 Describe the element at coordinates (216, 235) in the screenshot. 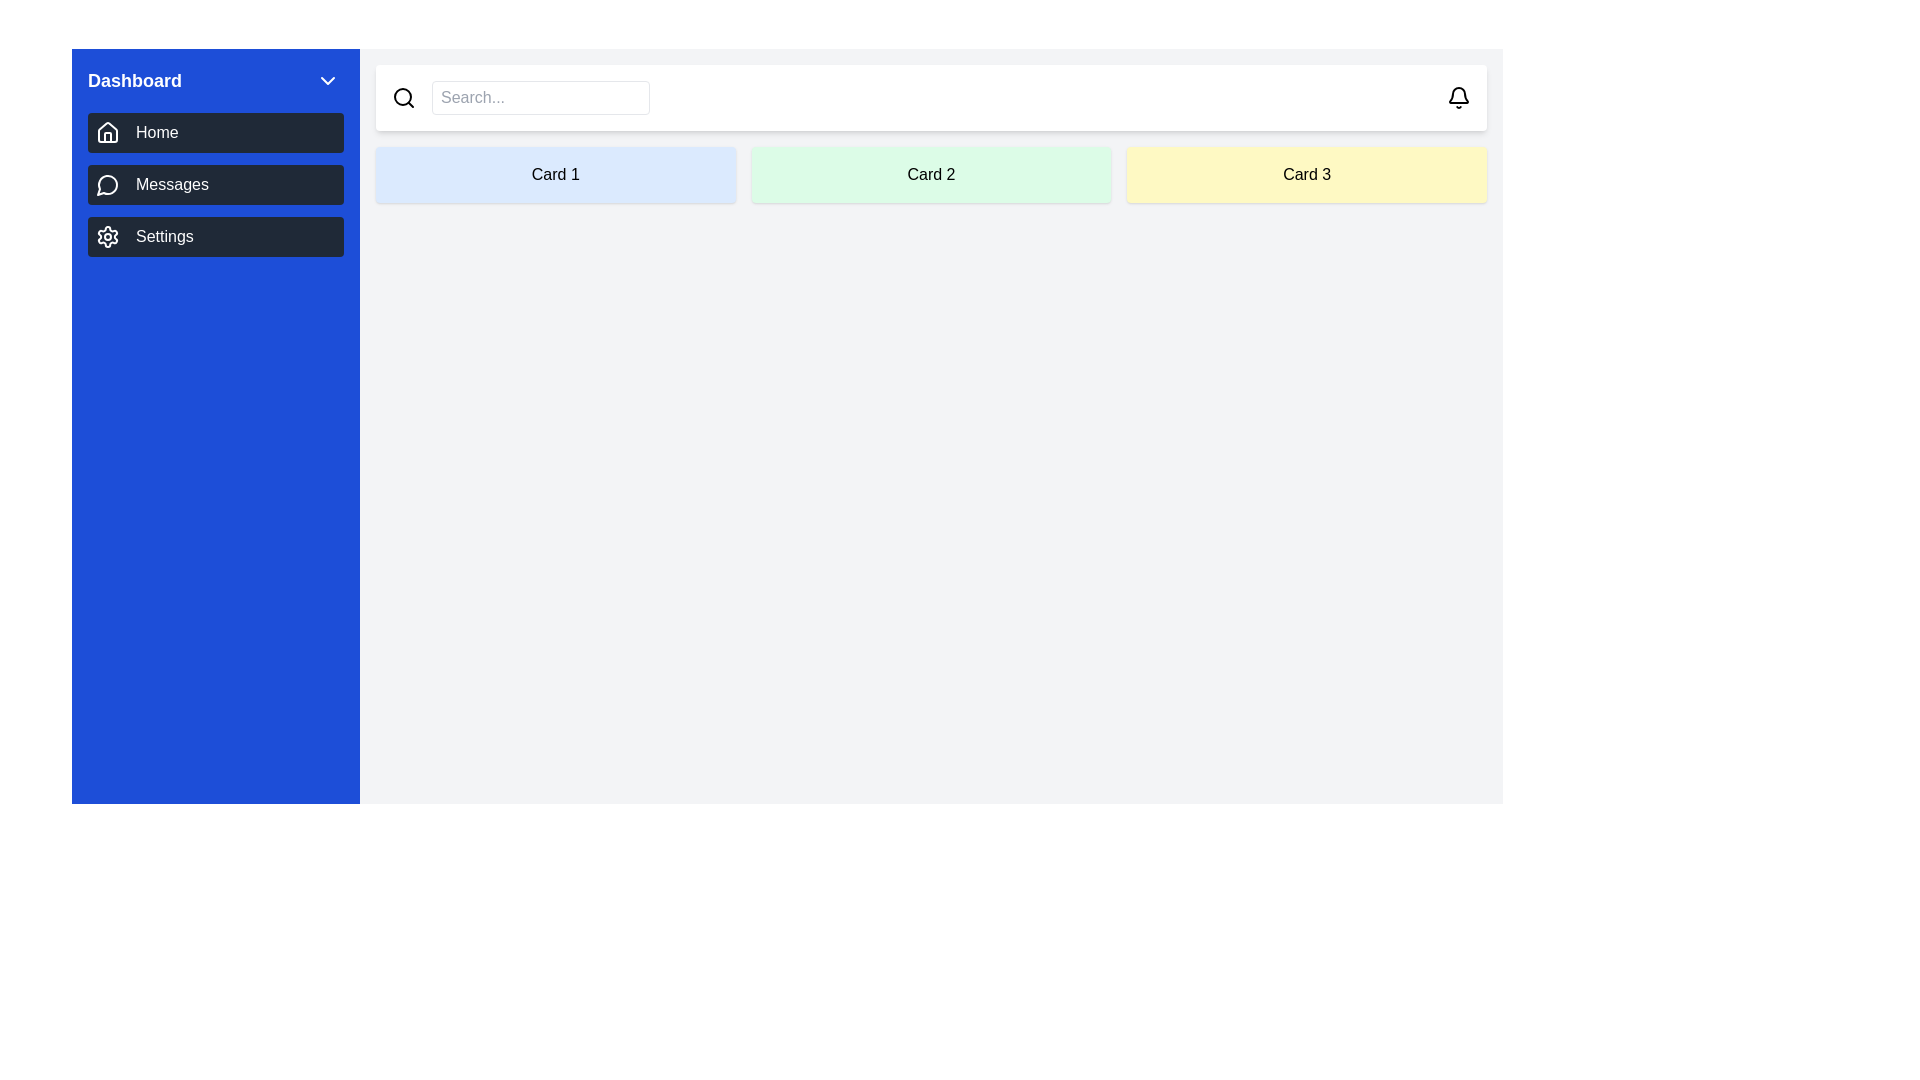

I see `'Settings' button, which is a rectangular component with a dark gray background and white text, using developer tools` at that location.